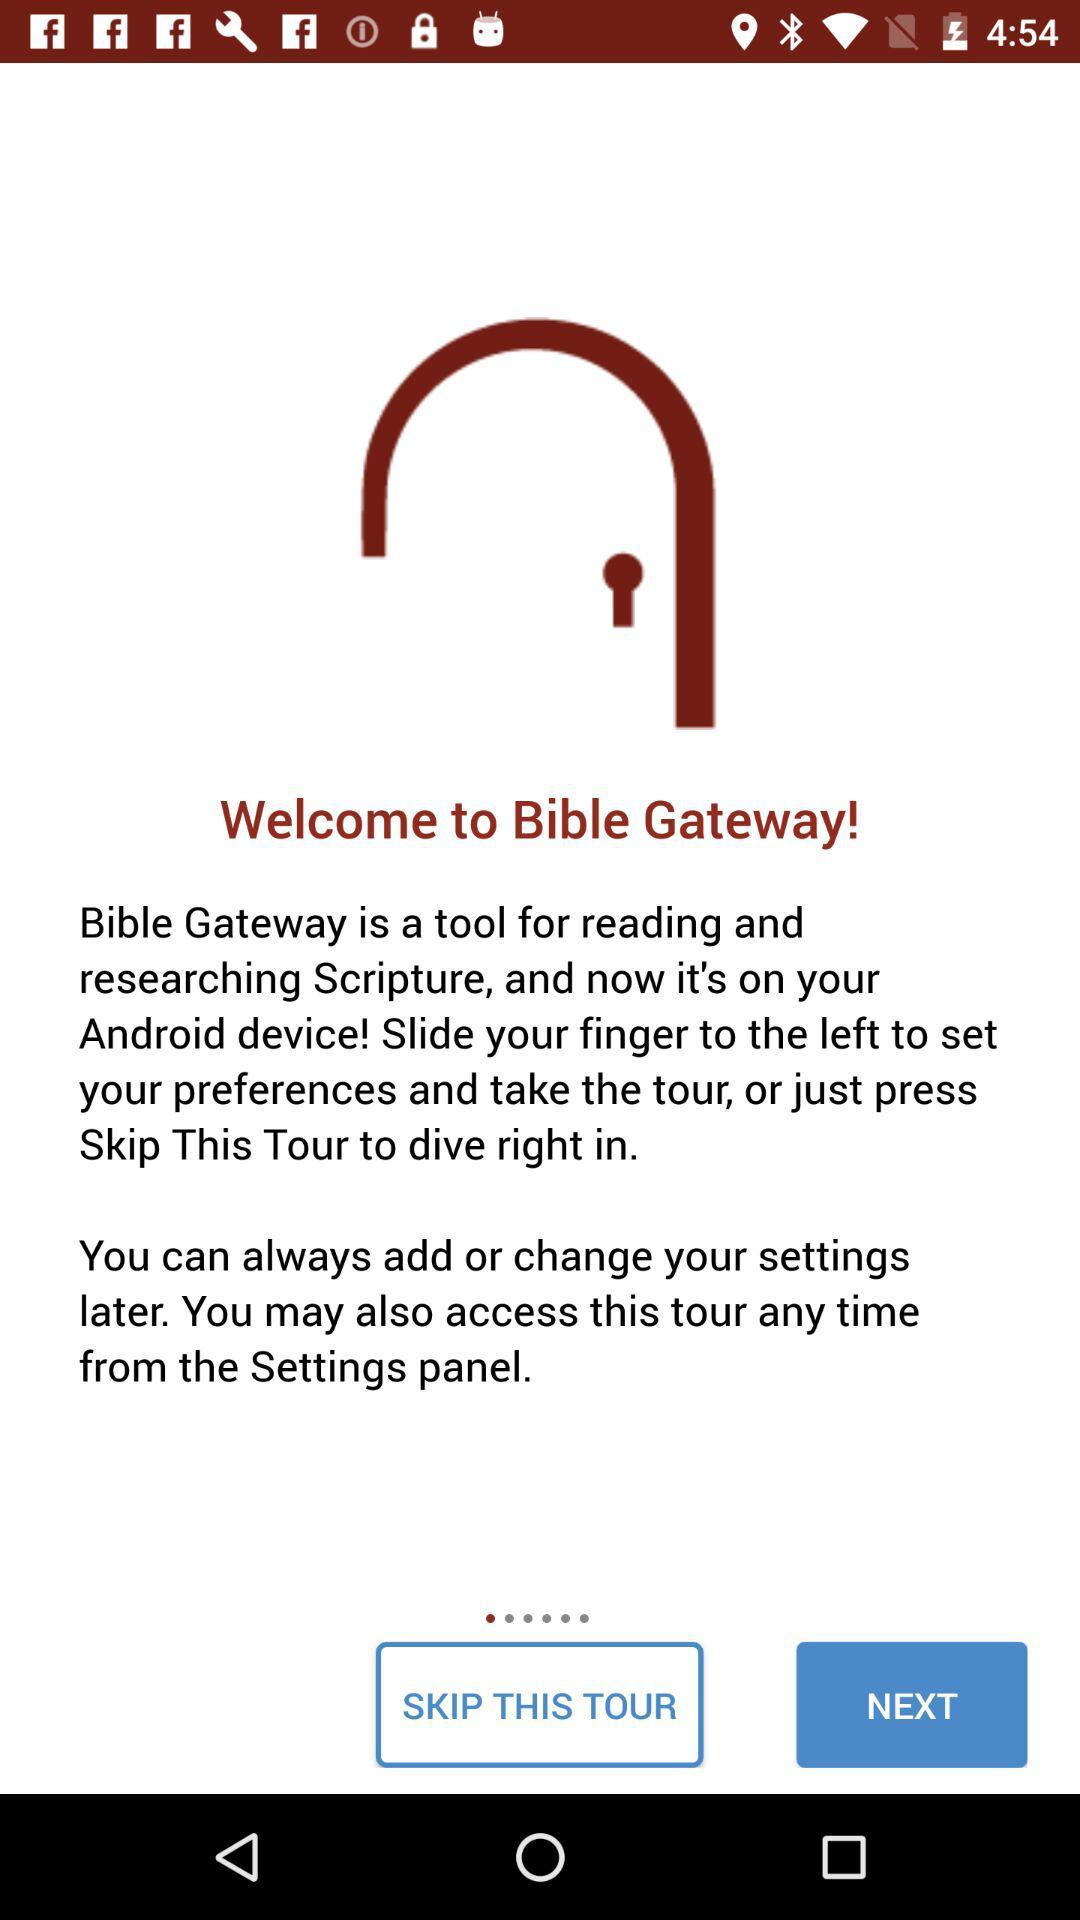 The image size is (1080, 1920). Describe the element at coordinates (911, 1703) in the screenshot. I see `icon below the bible gateway is` at that location.